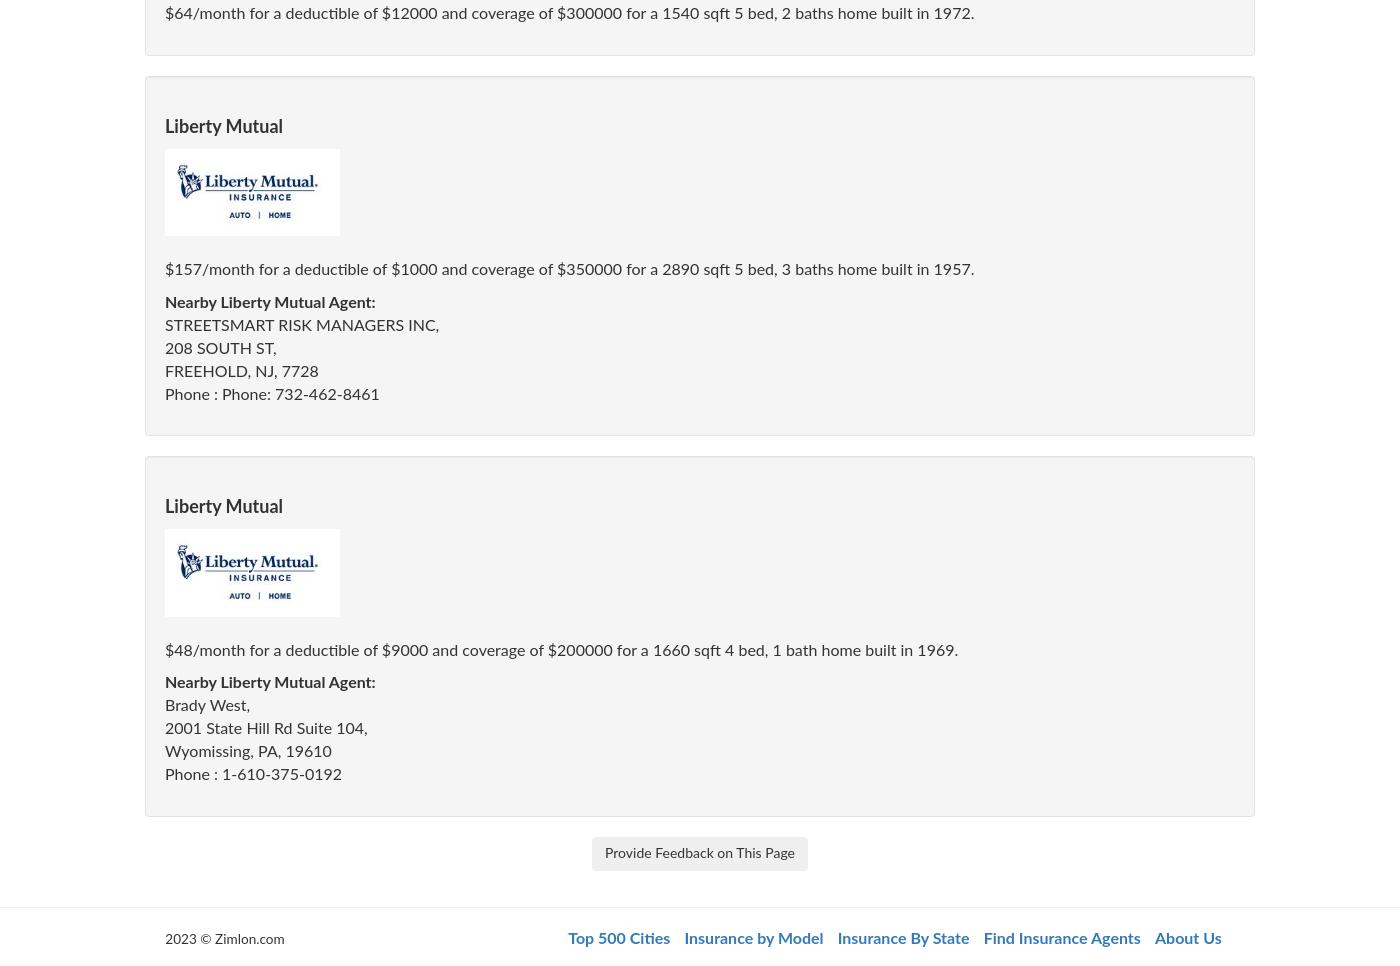  What do you see at coordinates (165, 938) in the screenshot?
I see `'2023 © Zimlon.com'` at bounding box center [165, 938].